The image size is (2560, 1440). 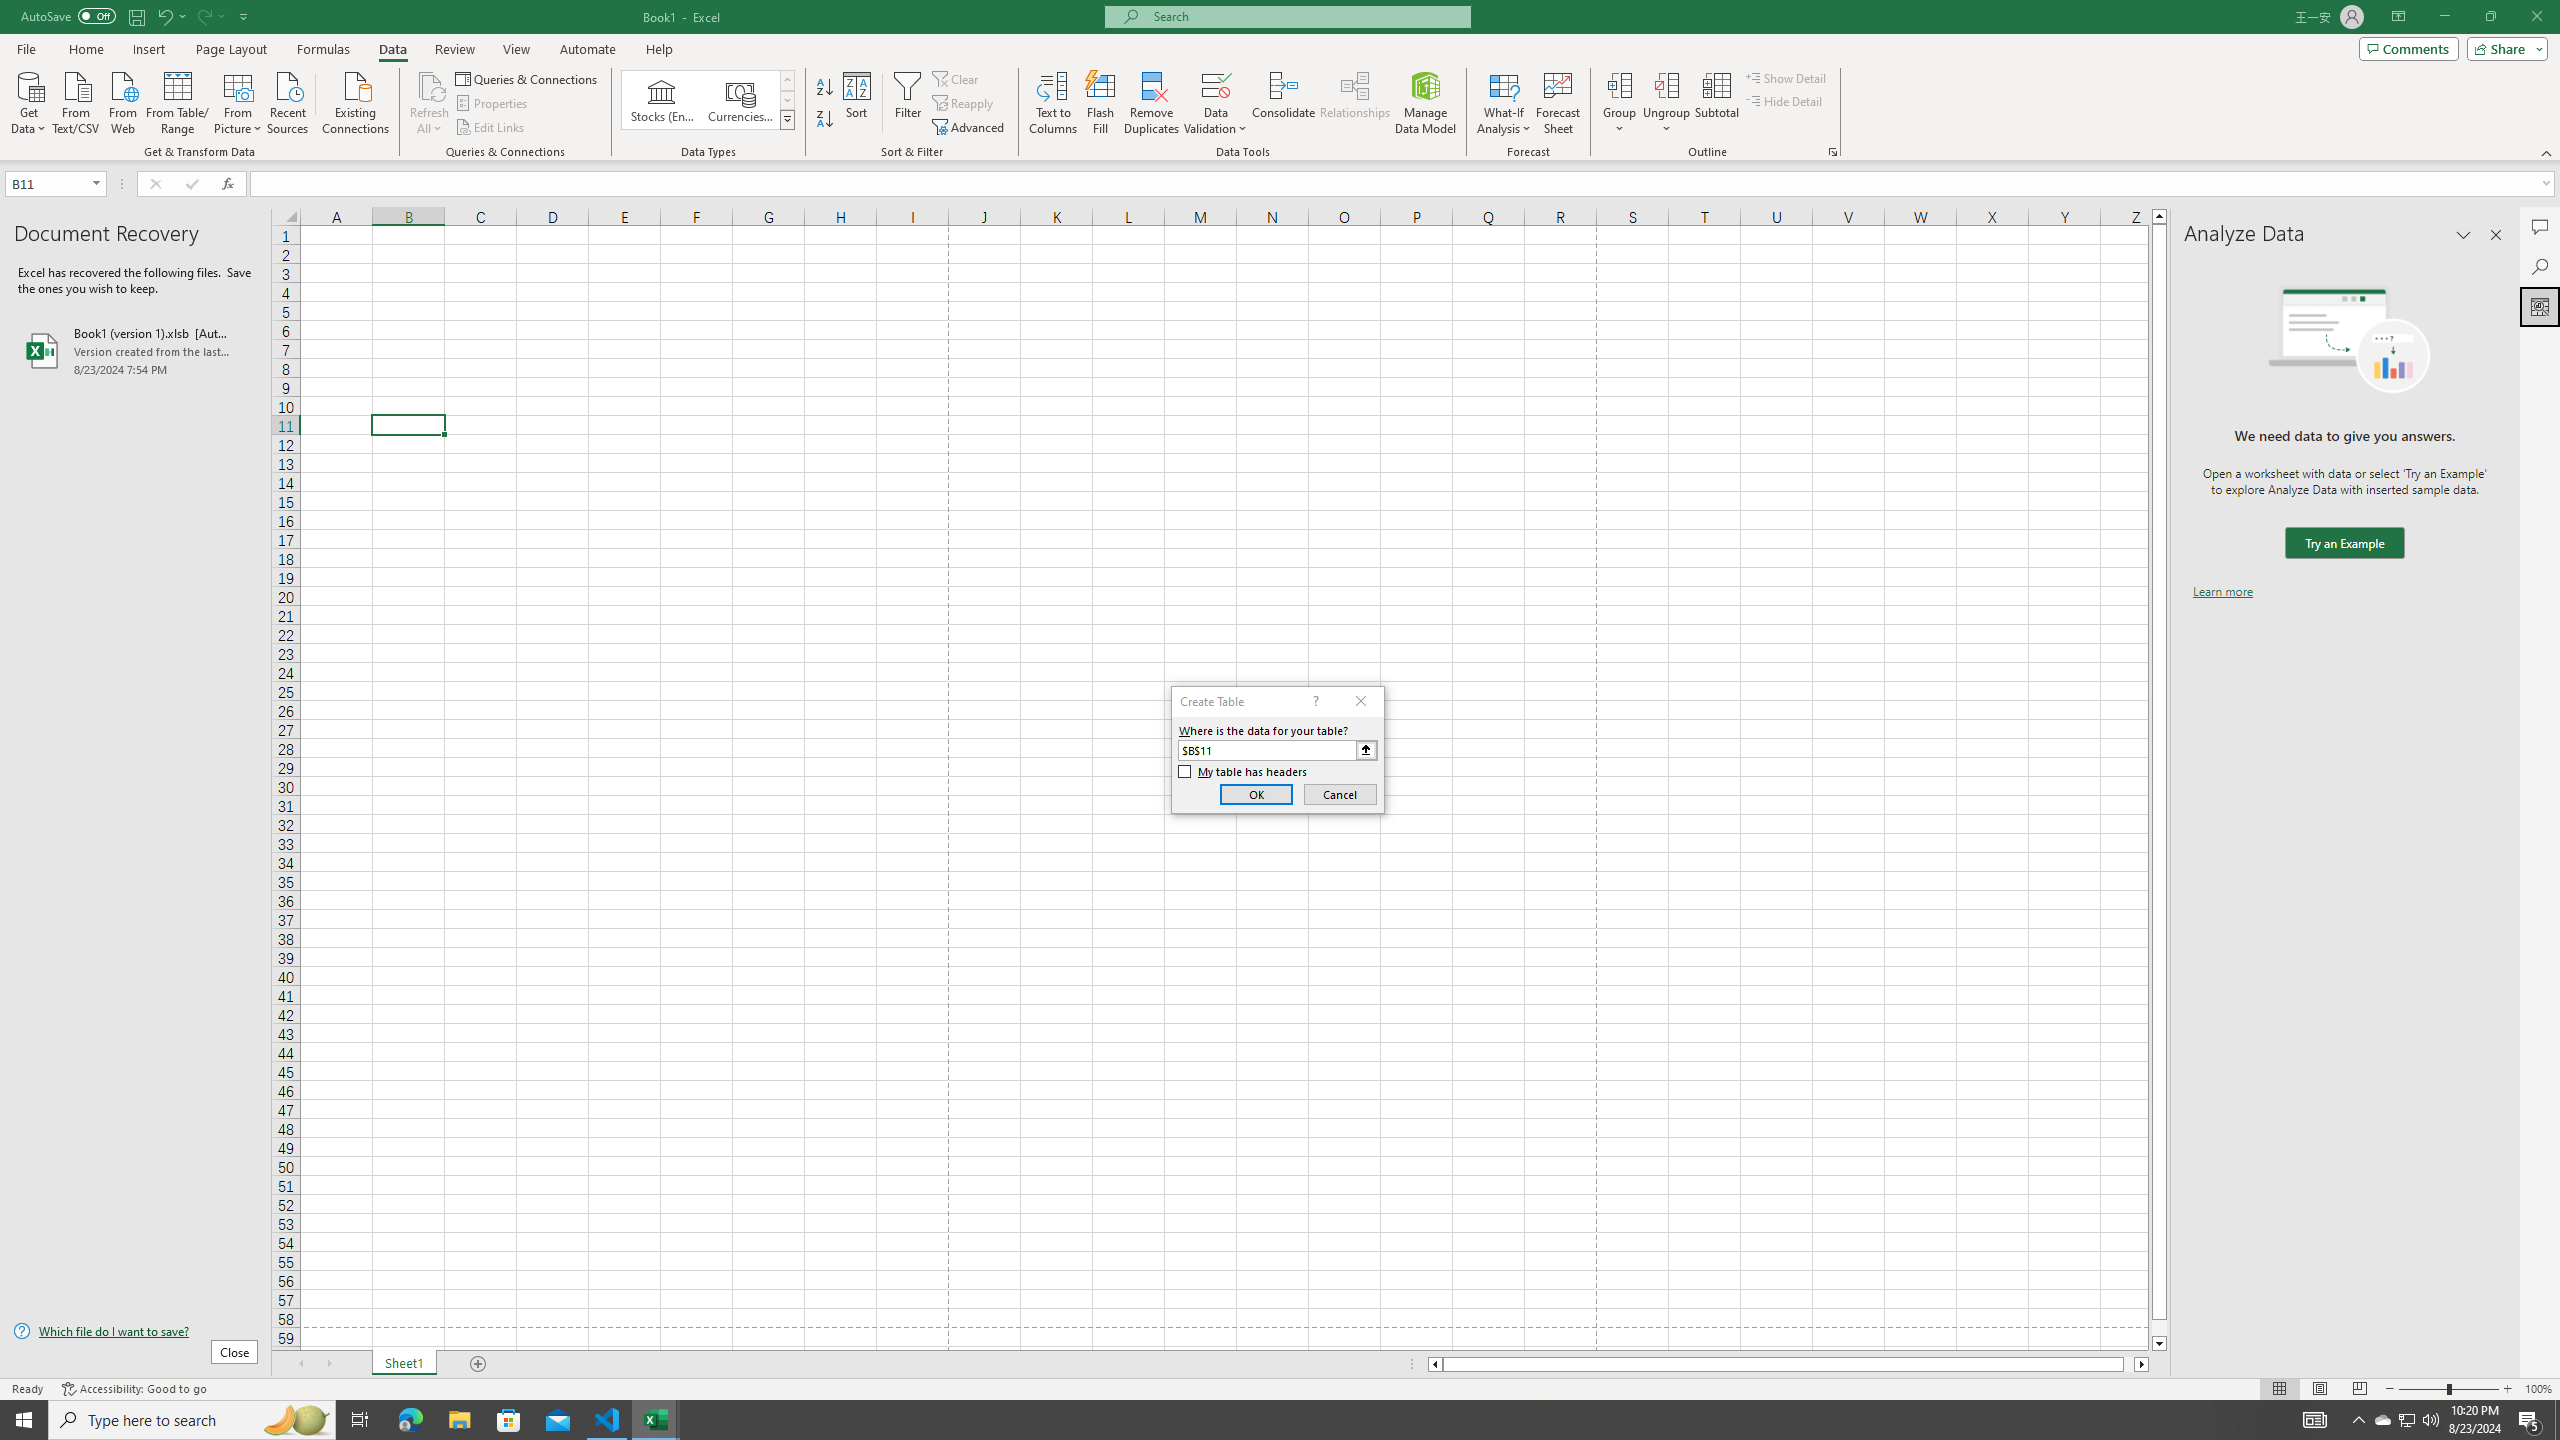 What do you see at coordinates (299, 1363) in the screenshot?
I see `'Scroll Left'` at bounding box center [299, 1363].